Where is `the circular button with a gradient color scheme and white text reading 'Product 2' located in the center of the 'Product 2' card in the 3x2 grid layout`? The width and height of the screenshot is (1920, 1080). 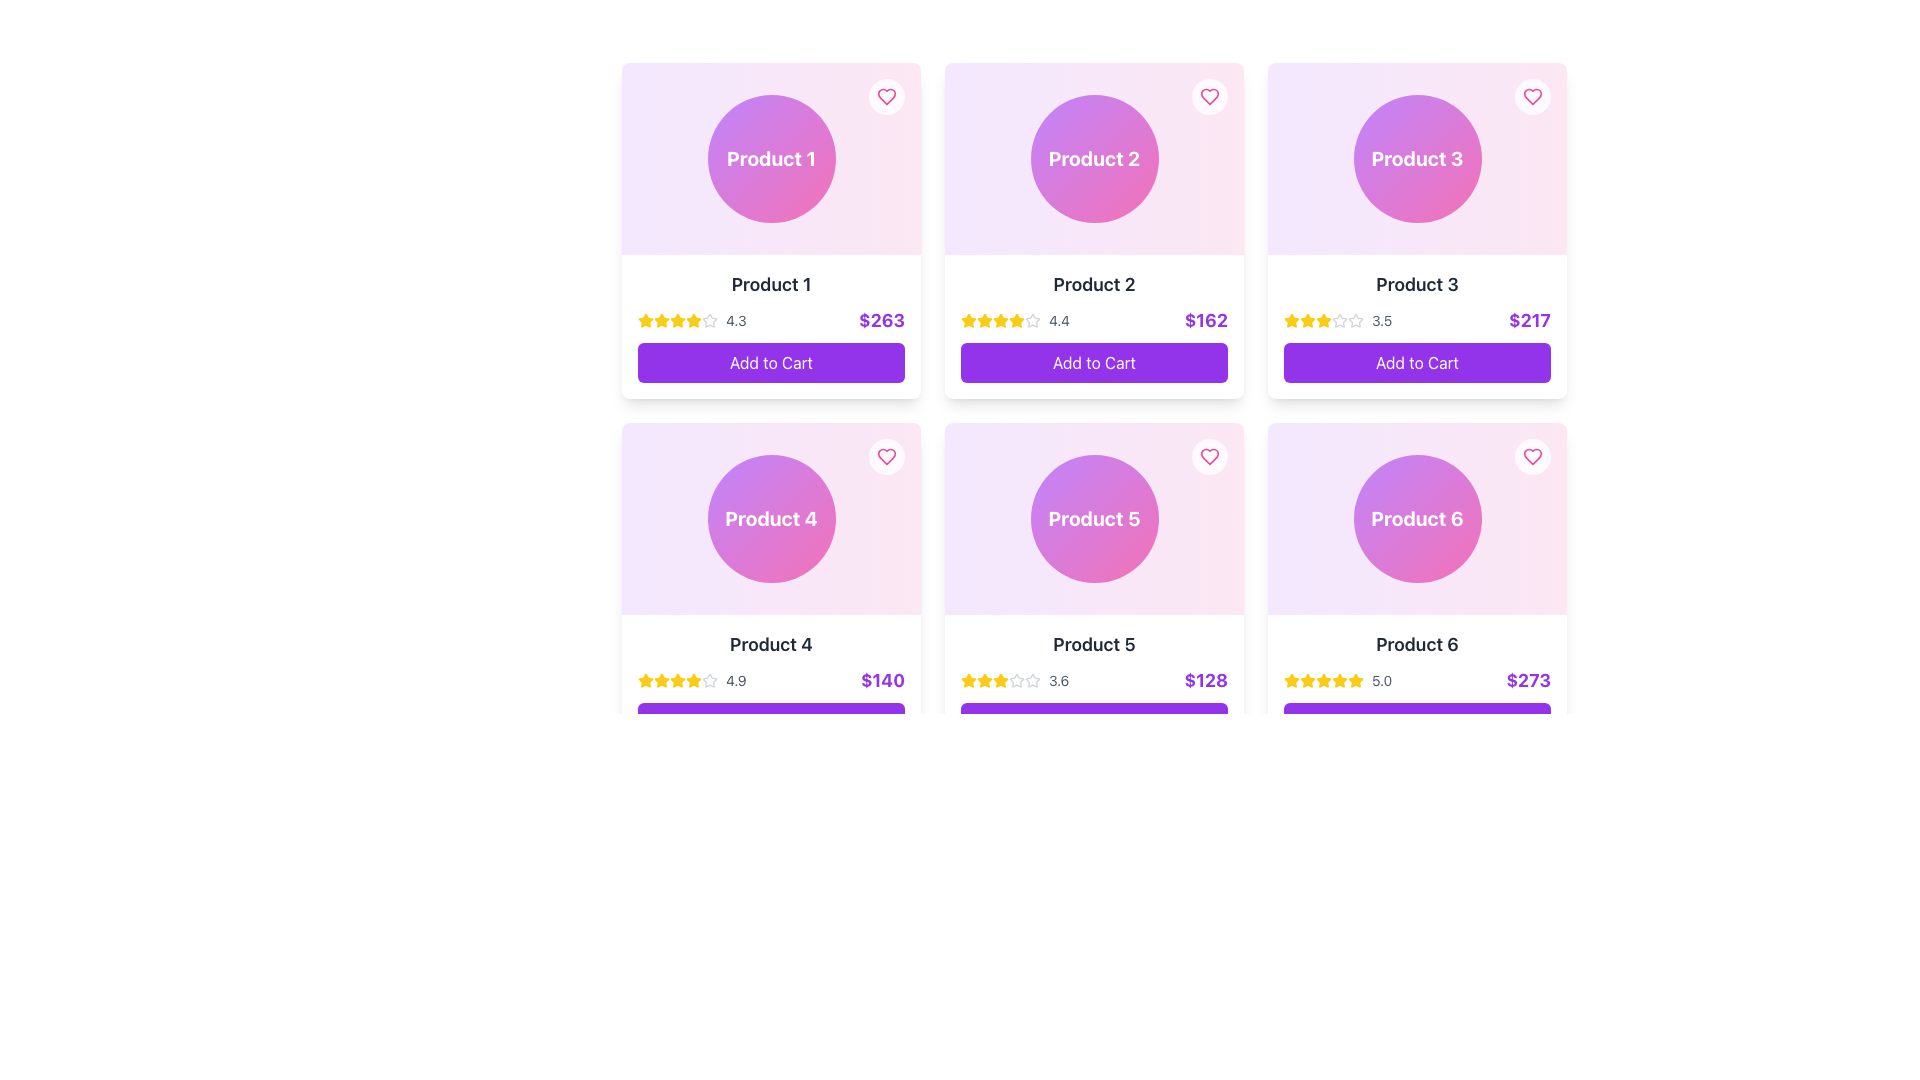
the circular button with a gradient color scheme and white text reading 'Product 2' located in the center of the 'Product 2' card in the 3x2 grid layout is located at coordinates (1093, 157).